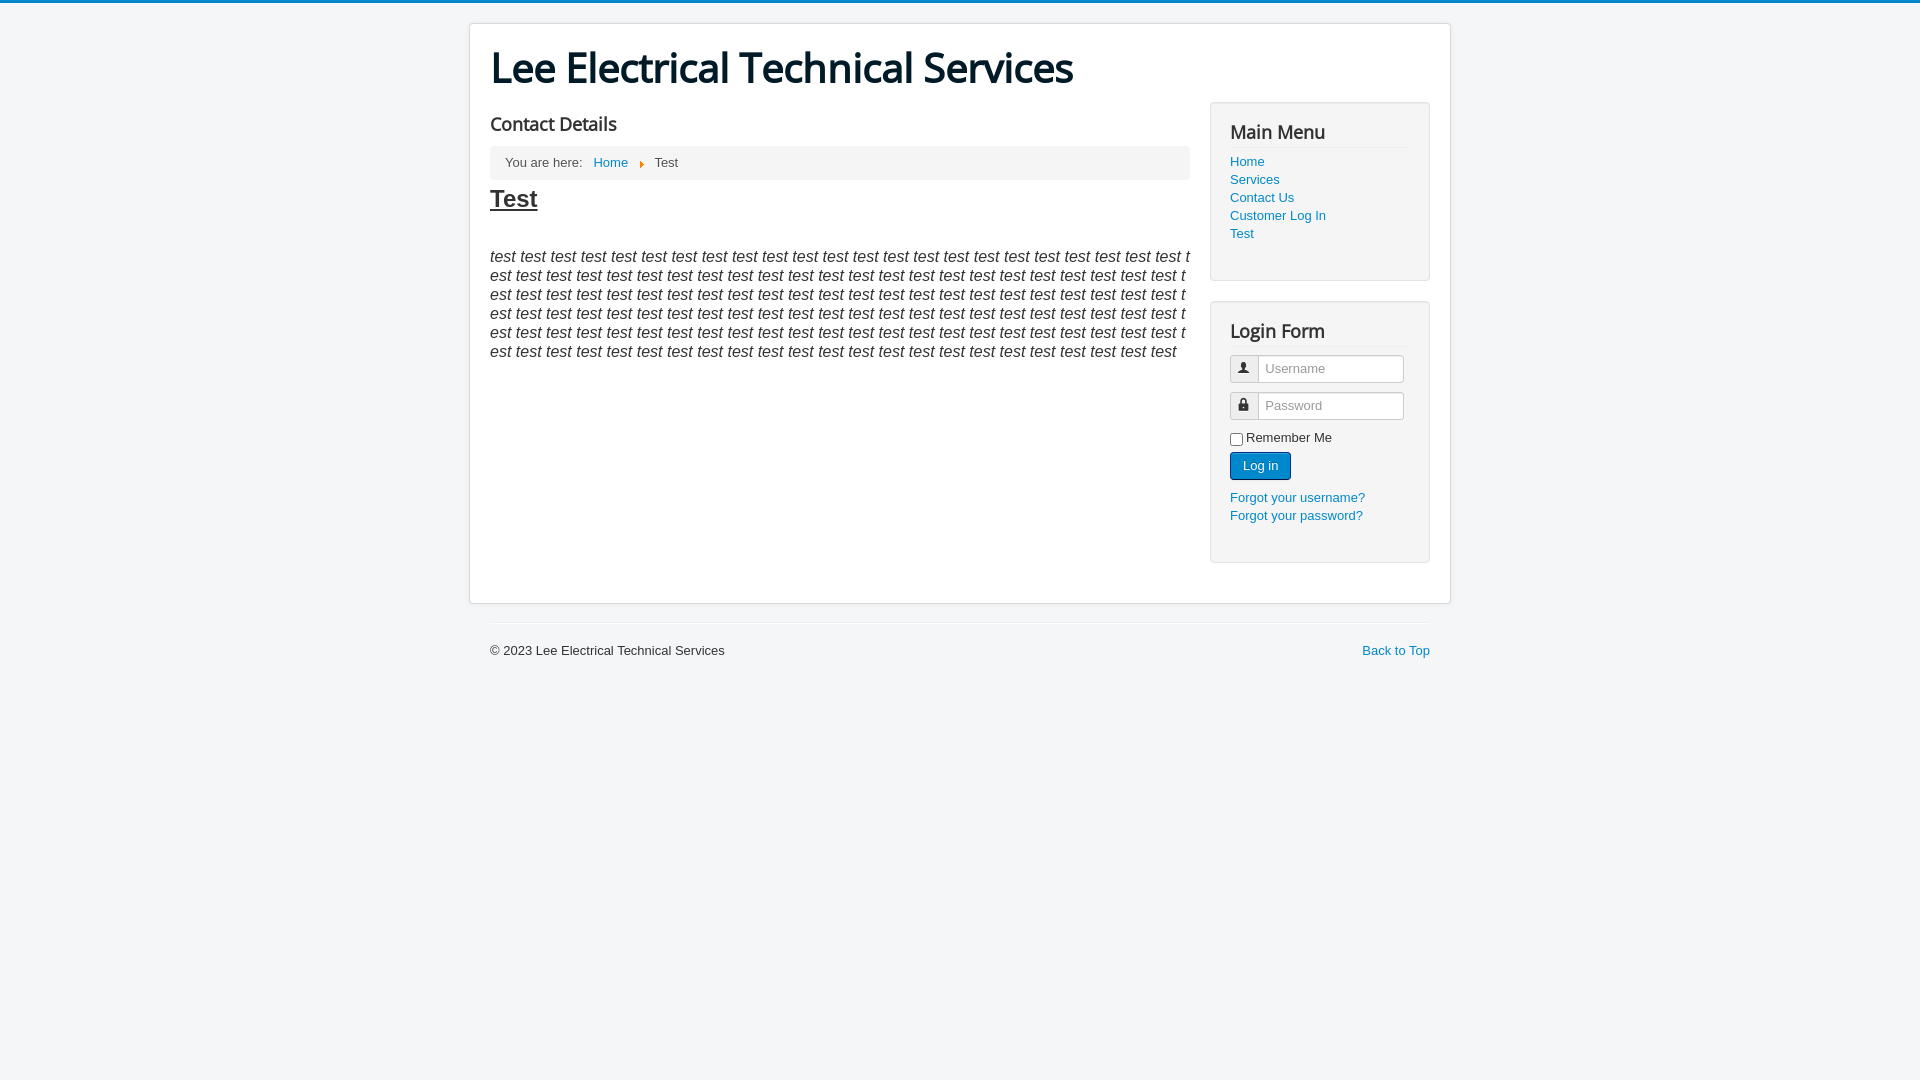  I want to click on 'Username', so click(1242, 367).